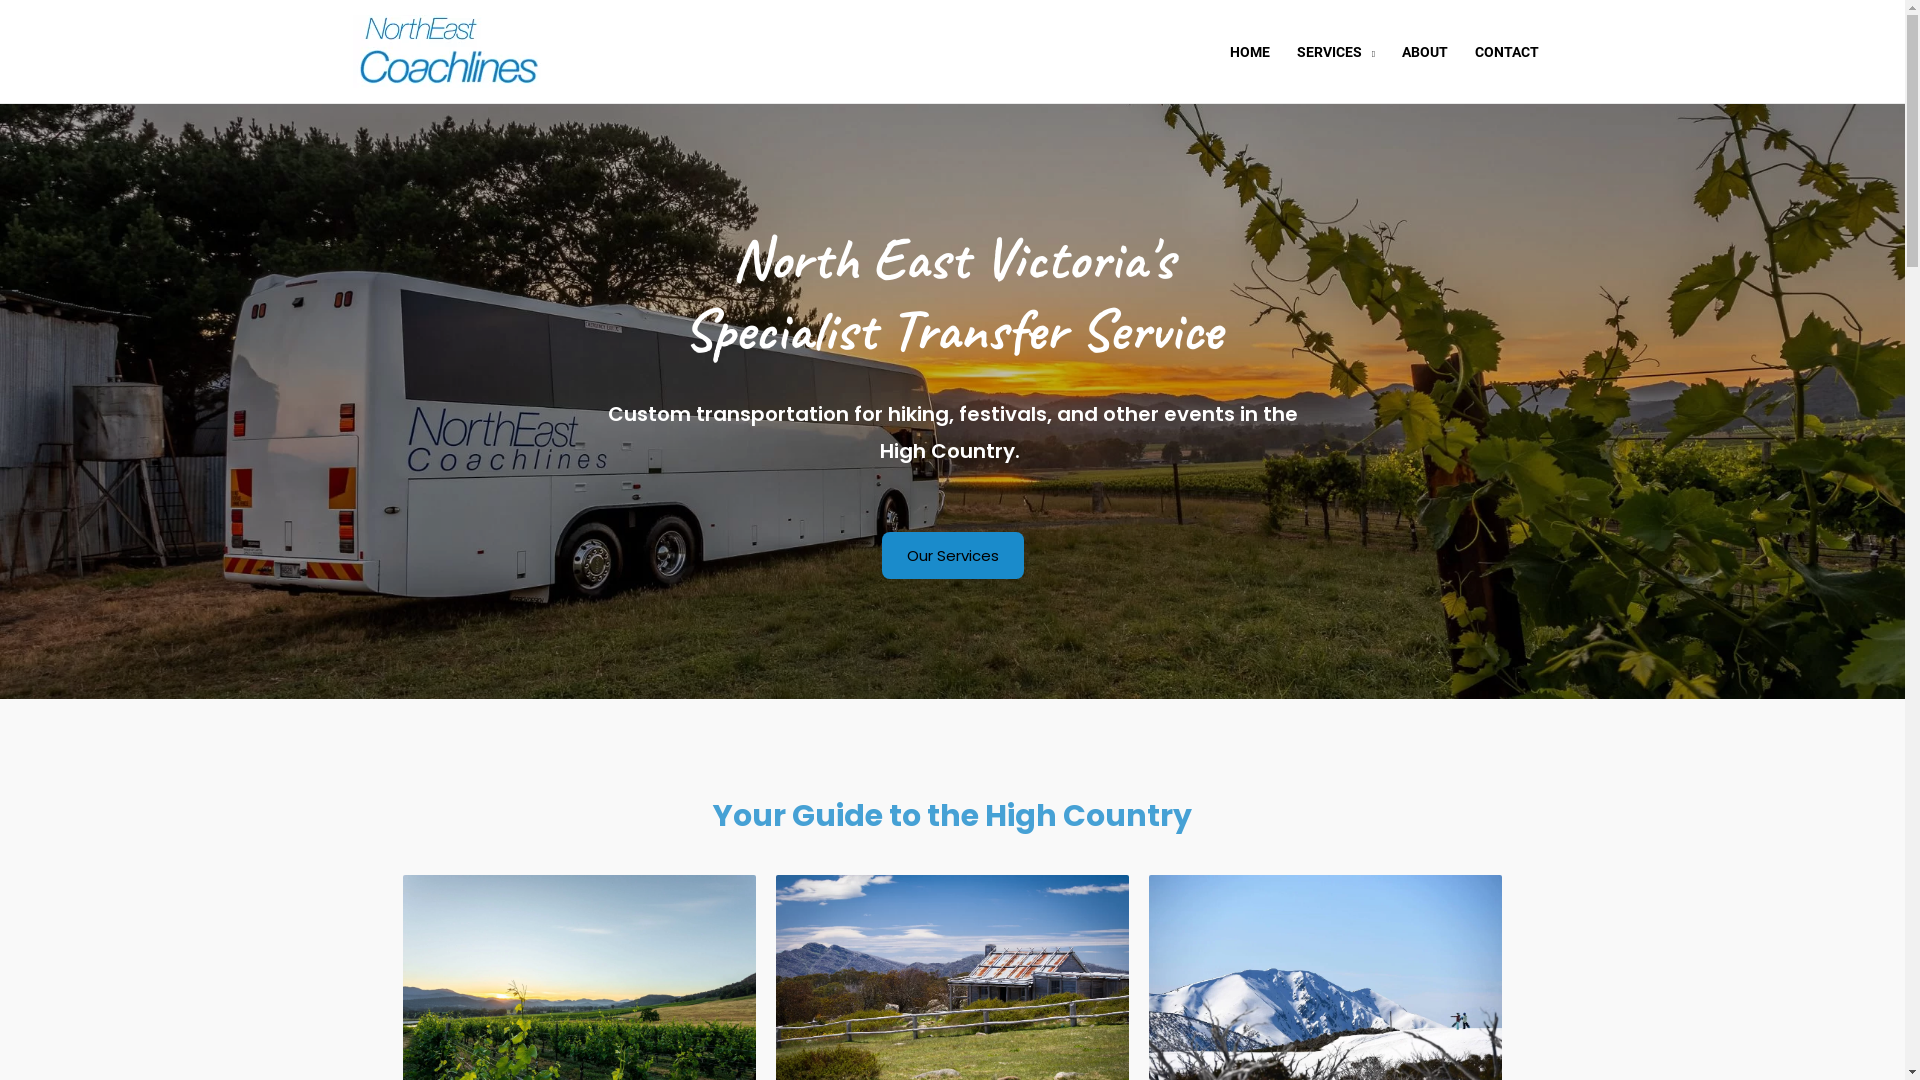 This screenshot has height=1080, width=1920. Describe the element at coordinates (1248, 49) in the screenshot. I see `'HOME'` at that location.